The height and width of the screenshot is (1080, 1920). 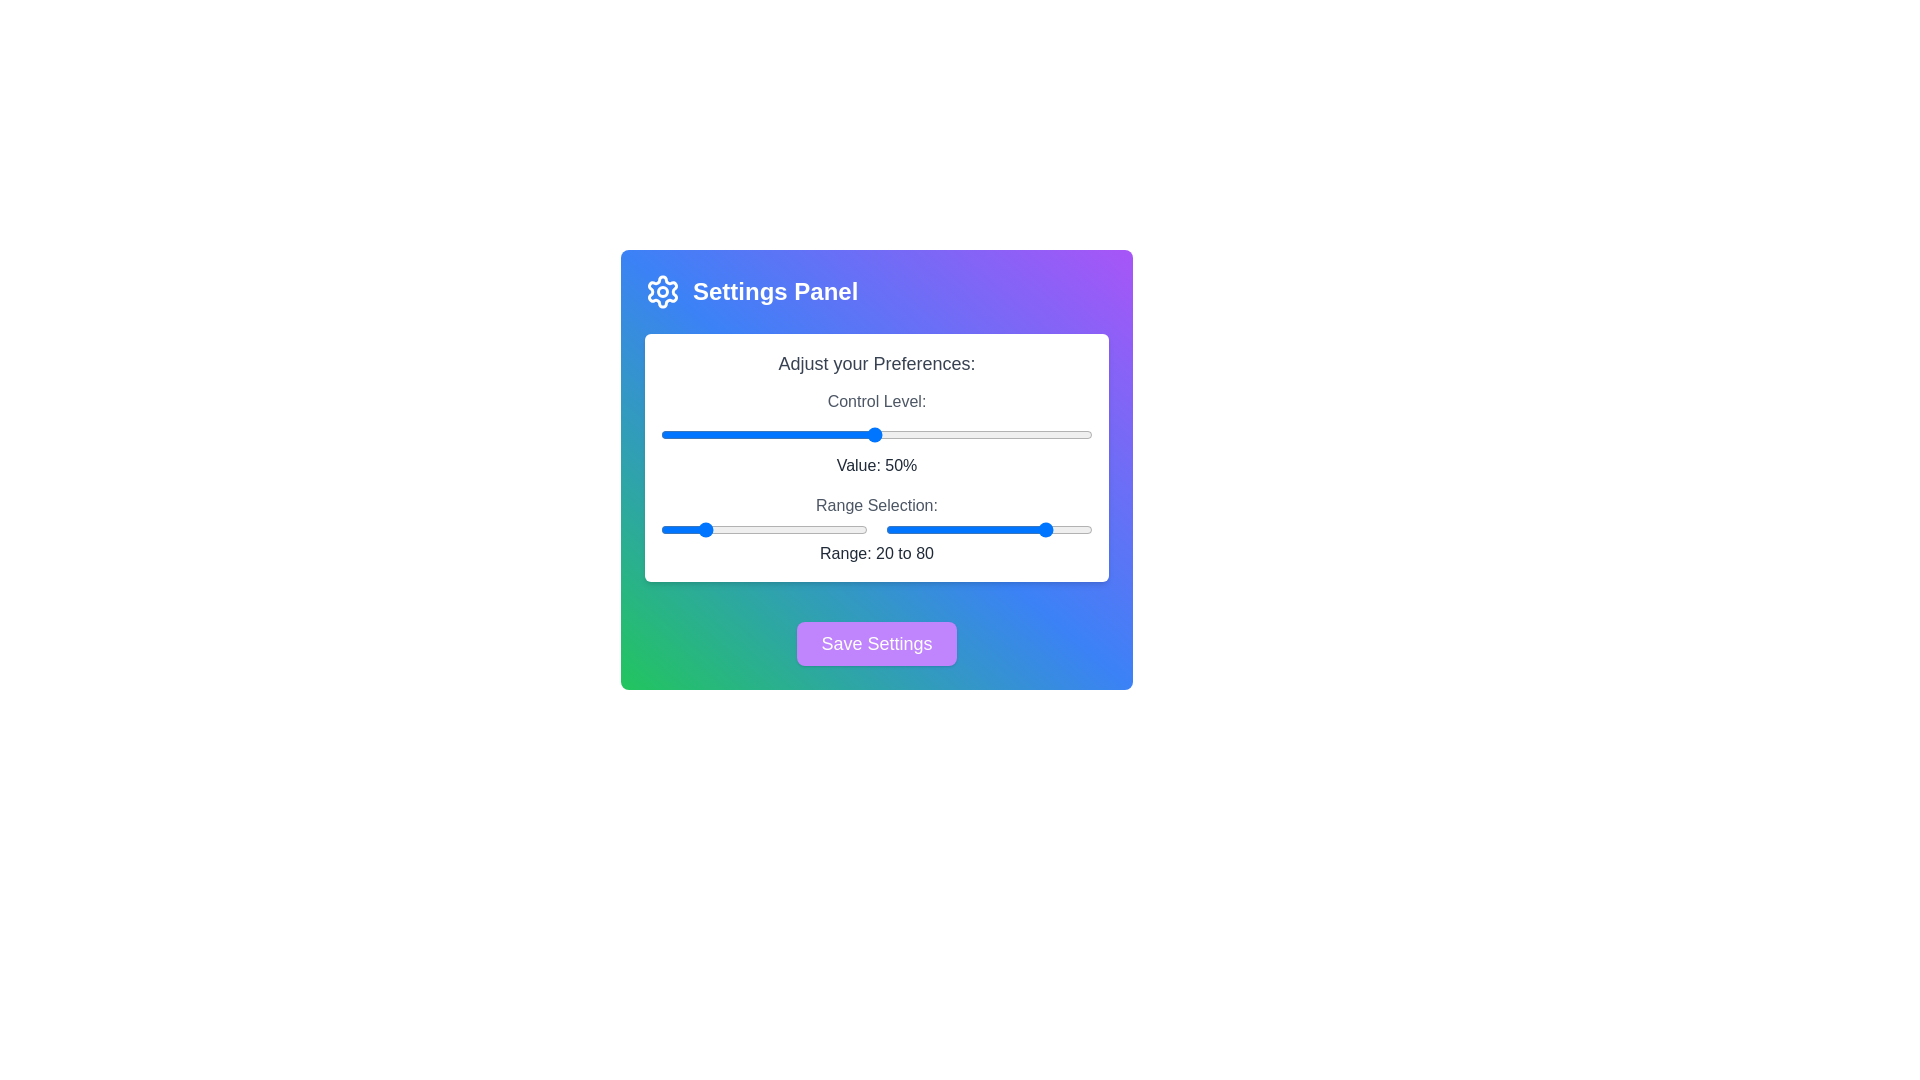 I want to click on the slider value, so click(x=805, y=434).